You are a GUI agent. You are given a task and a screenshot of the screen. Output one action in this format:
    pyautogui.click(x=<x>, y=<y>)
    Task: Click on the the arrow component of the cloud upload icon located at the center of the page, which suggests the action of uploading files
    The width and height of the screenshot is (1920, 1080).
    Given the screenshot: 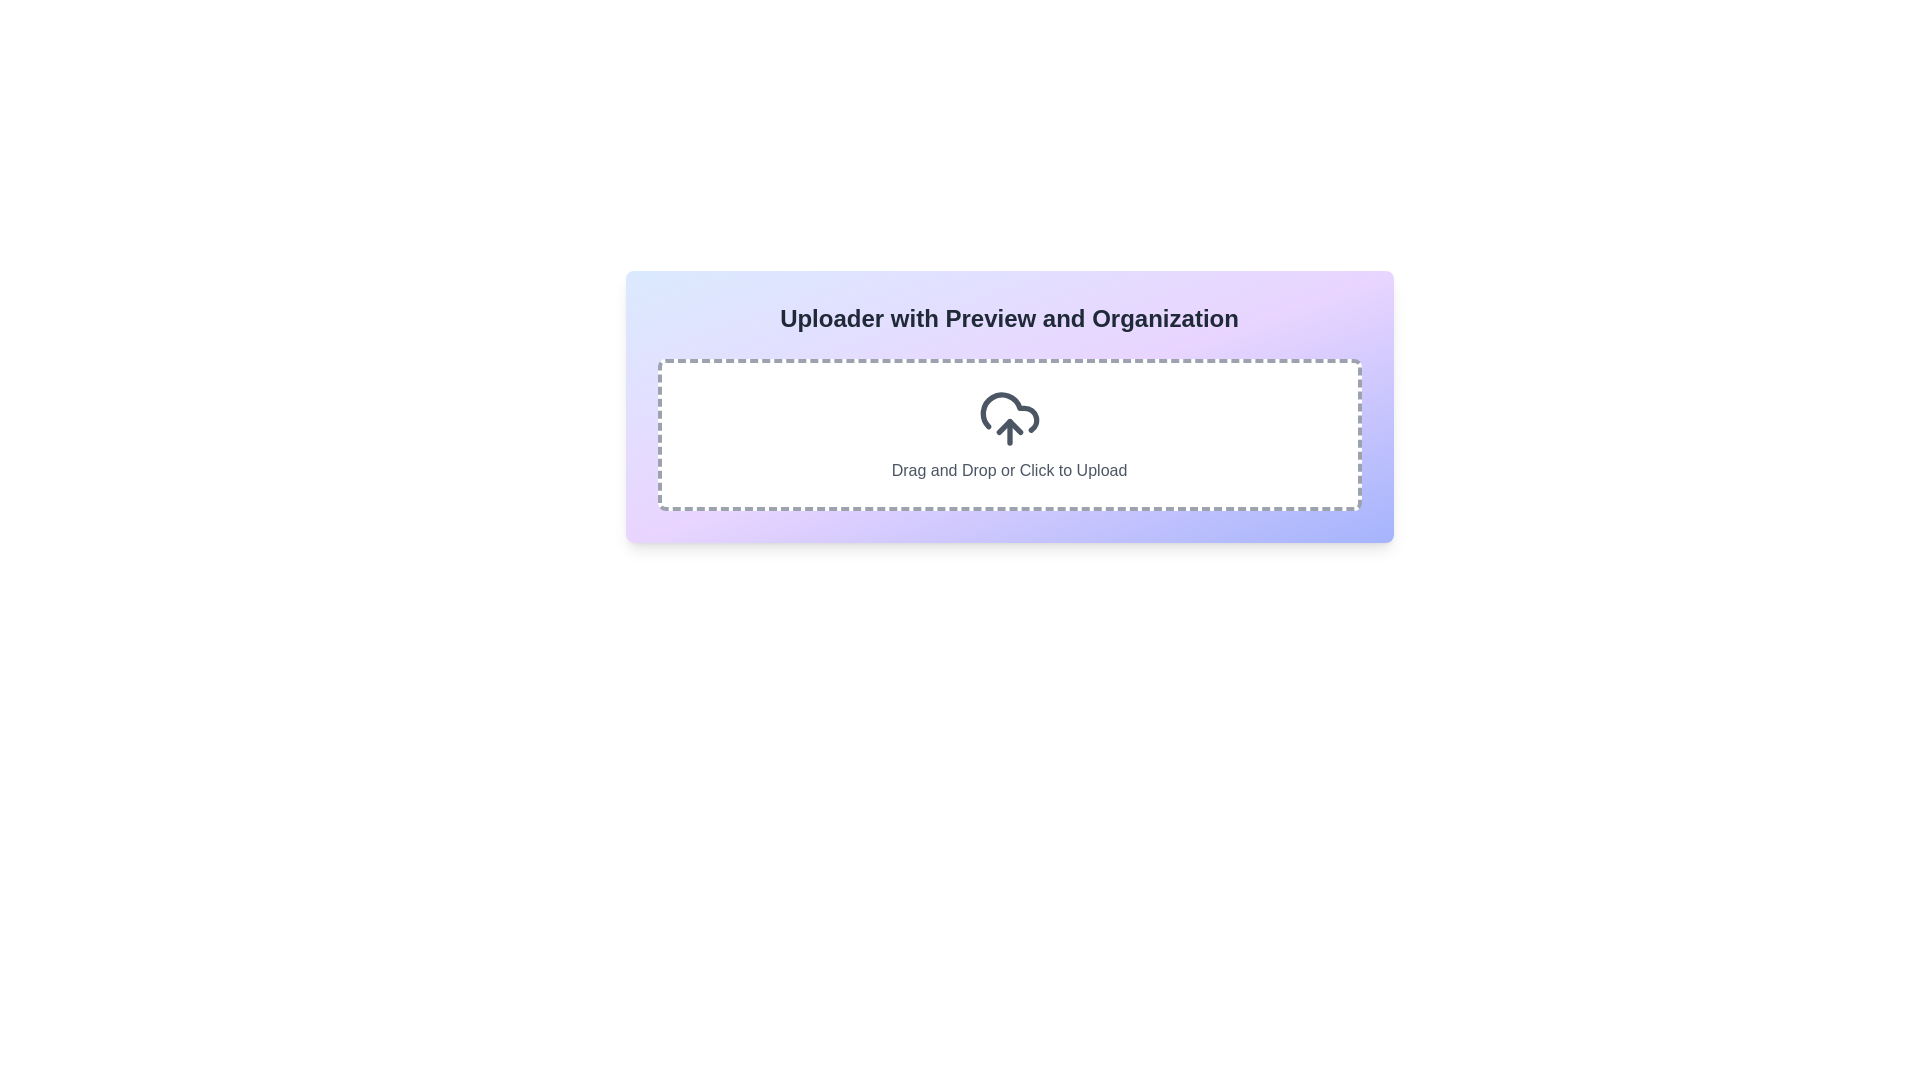 What is the action you would take?
    pyautogui.click(x=1009, y=426)
    